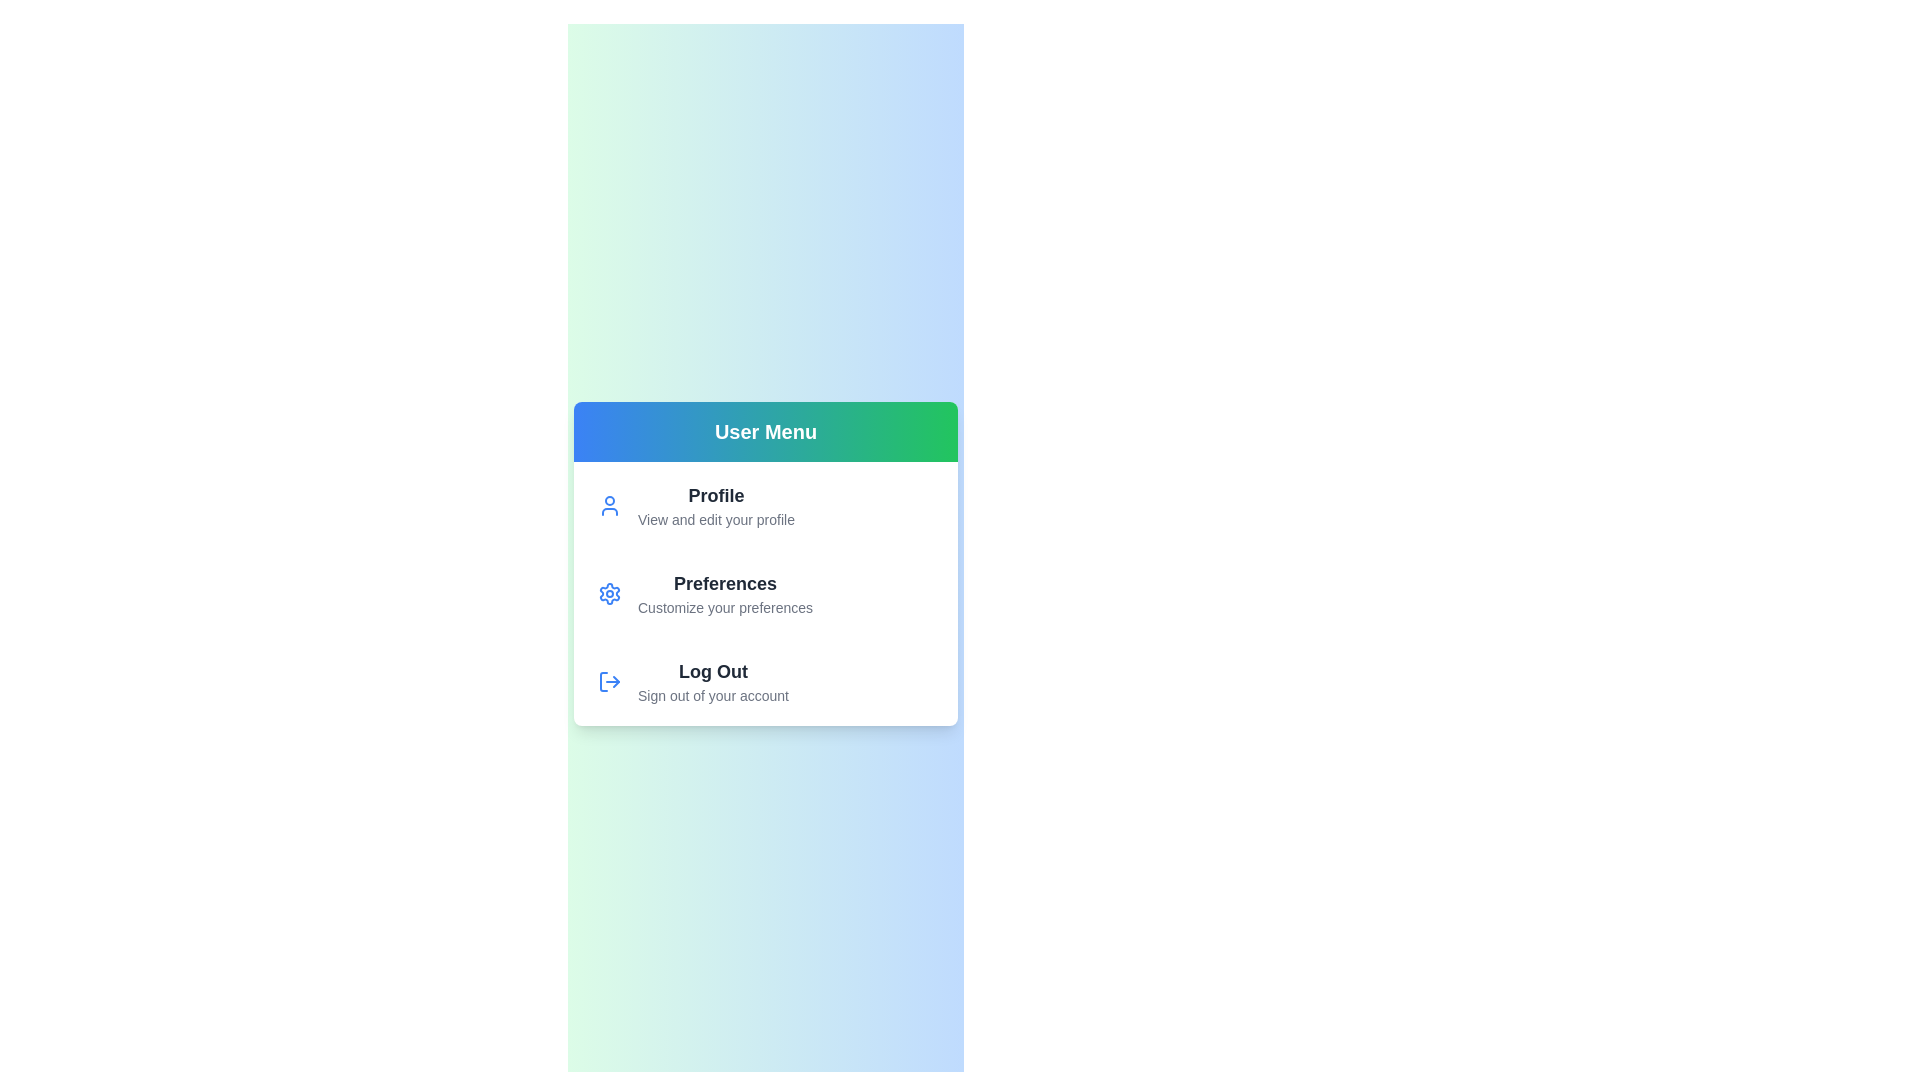  What do you see at coordinates (765, 681) in the screenshot?
I see `the 'Log Out' option to sign out of the account` at bounding box center [765, 681].